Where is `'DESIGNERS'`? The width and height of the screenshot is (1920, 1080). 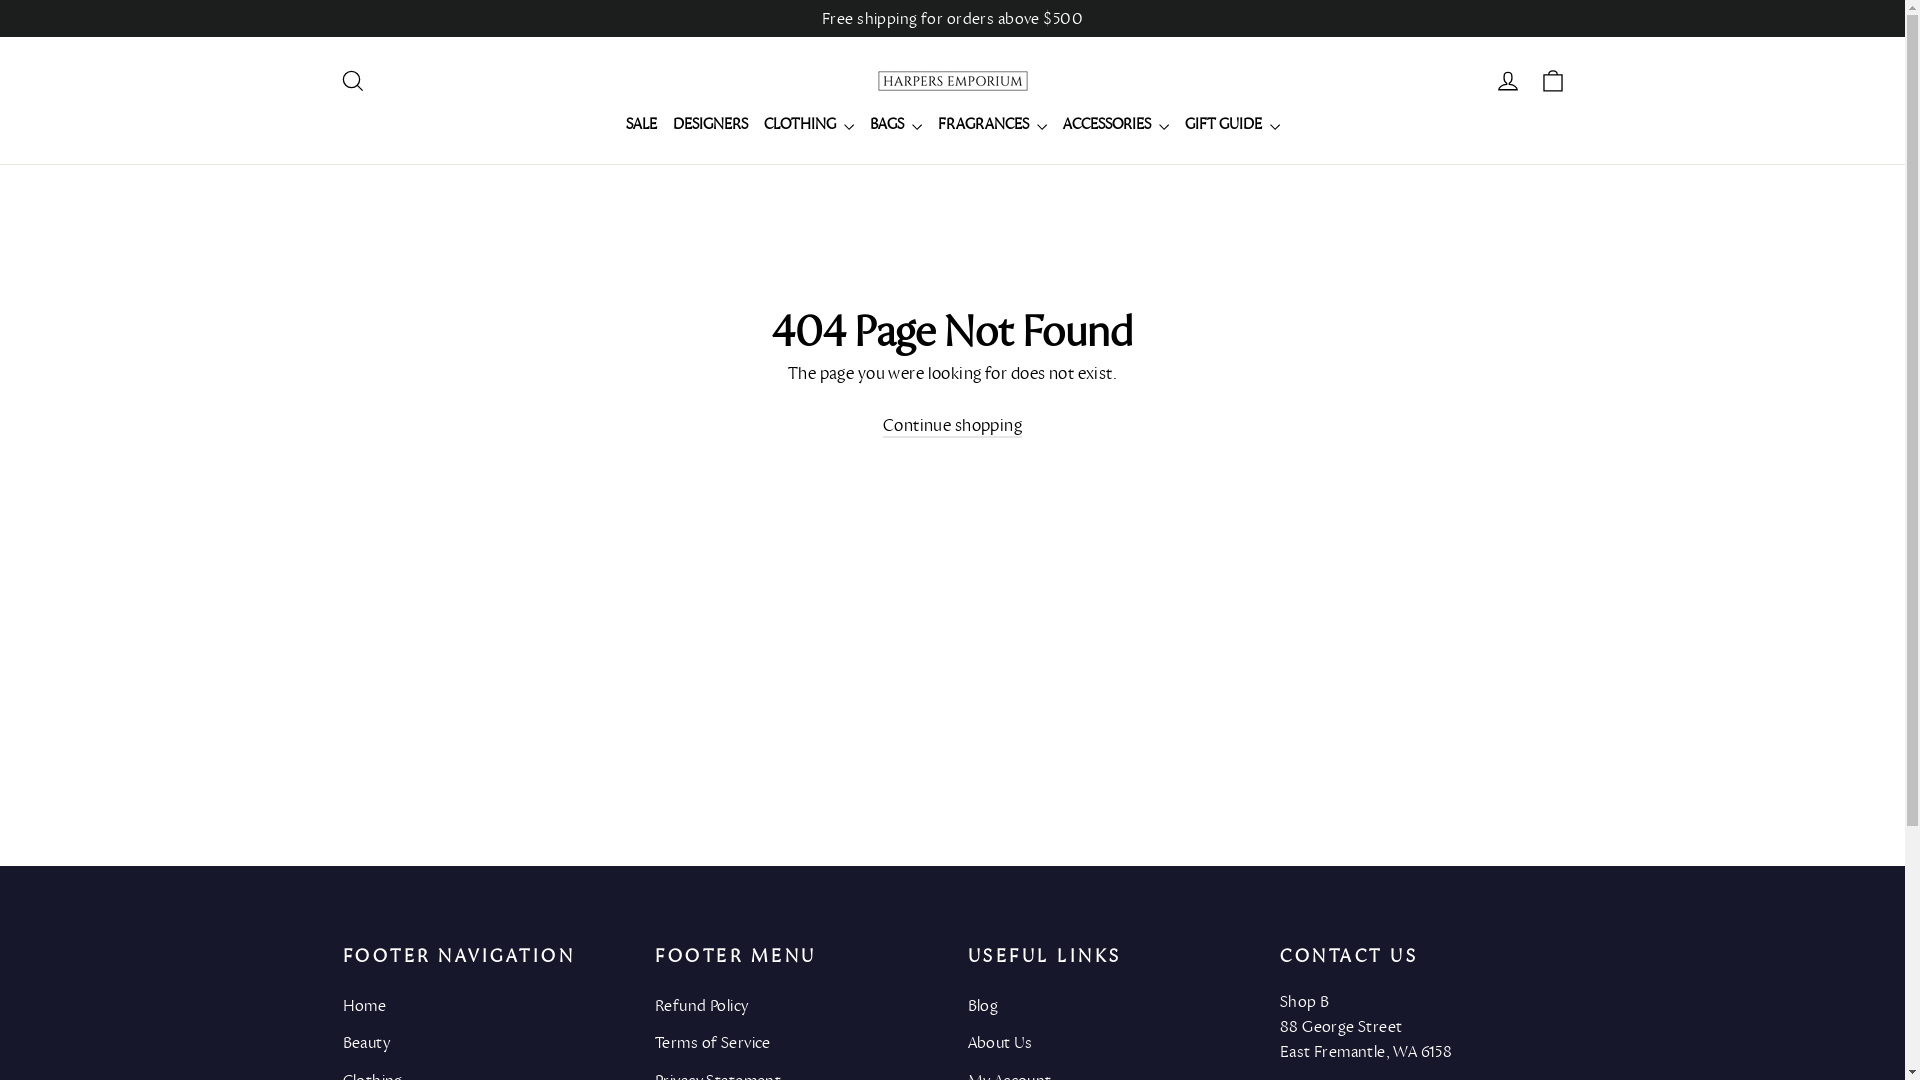
'DESIGNERS' is located at coordinates (709, 124).